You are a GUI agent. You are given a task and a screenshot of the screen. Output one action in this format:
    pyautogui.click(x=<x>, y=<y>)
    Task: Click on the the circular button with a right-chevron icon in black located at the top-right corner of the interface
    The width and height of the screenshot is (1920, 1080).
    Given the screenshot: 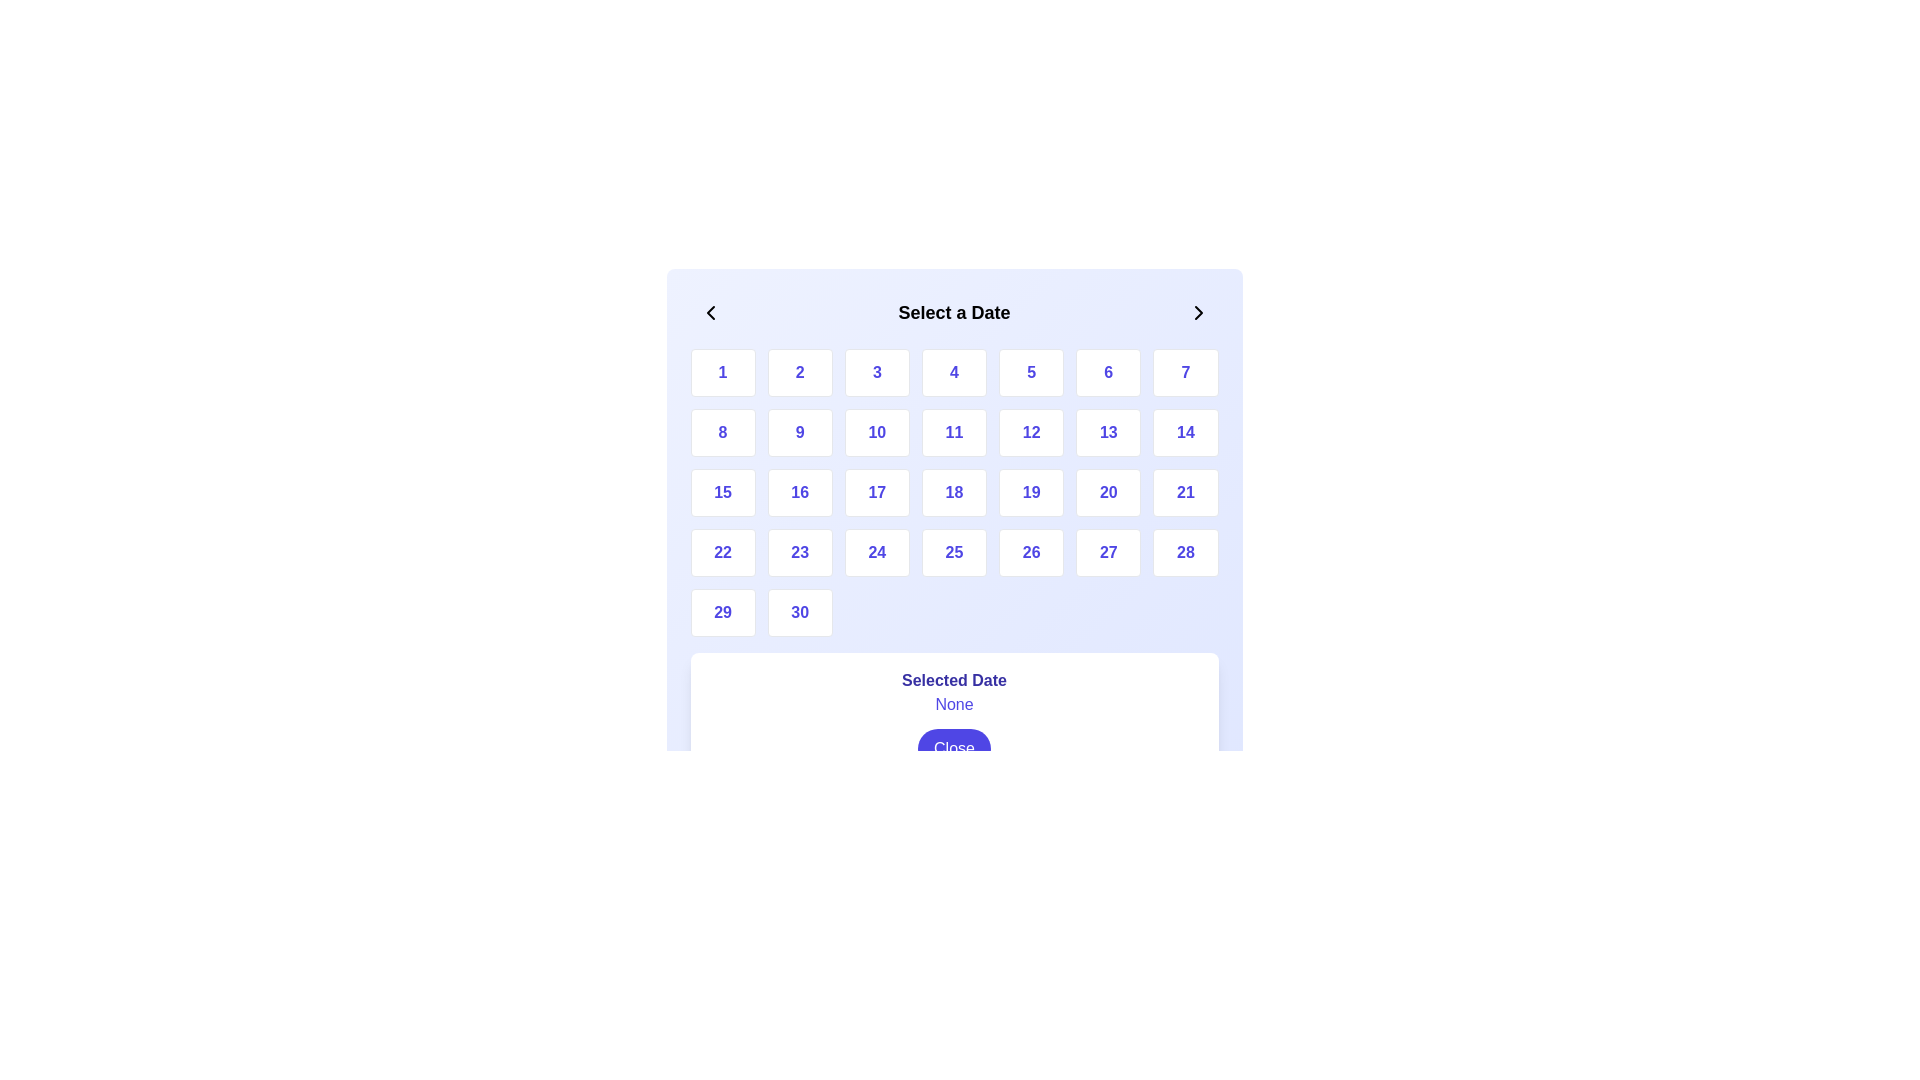 What is the action you would take?
    pyautogui.click(x=1198, y=312)
    